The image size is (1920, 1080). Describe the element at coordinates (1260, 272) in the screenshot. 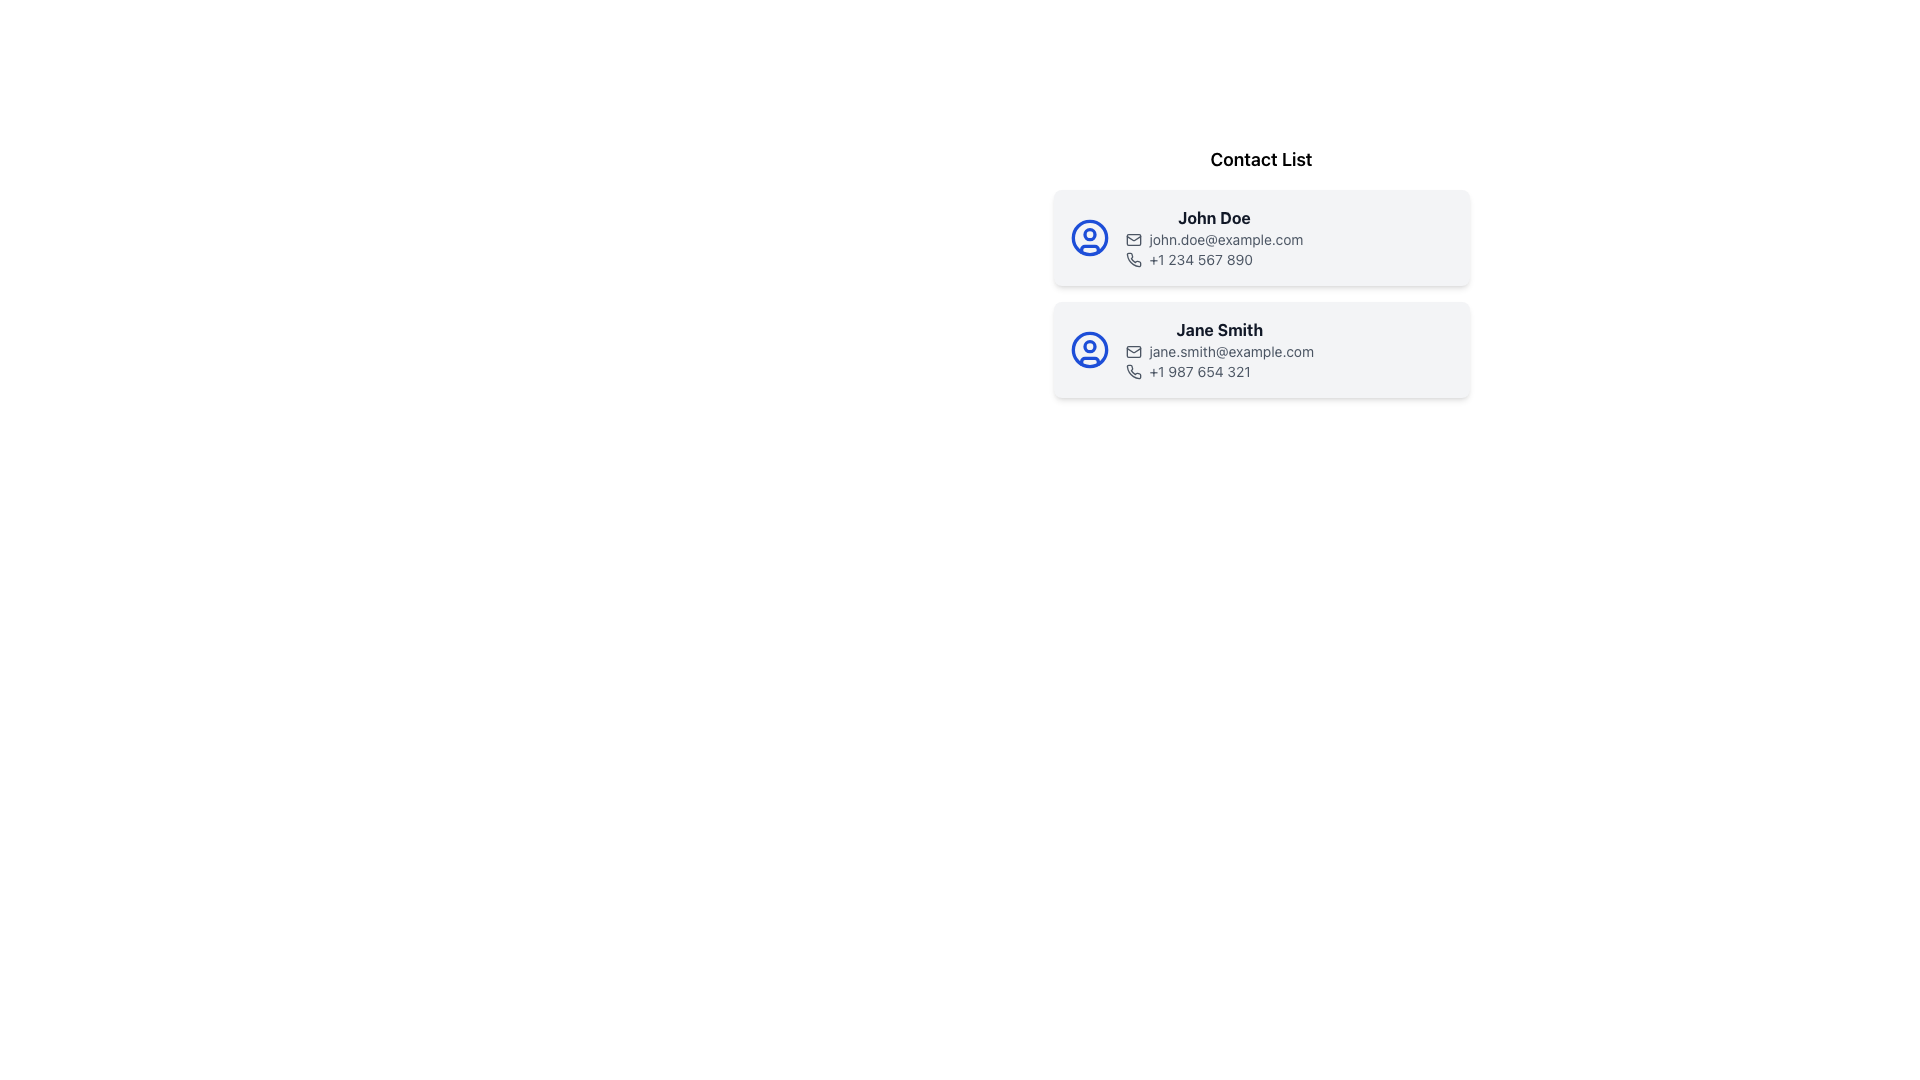

I see `the first contact card in the 'Contact List' section of the contact management interface` at that location.